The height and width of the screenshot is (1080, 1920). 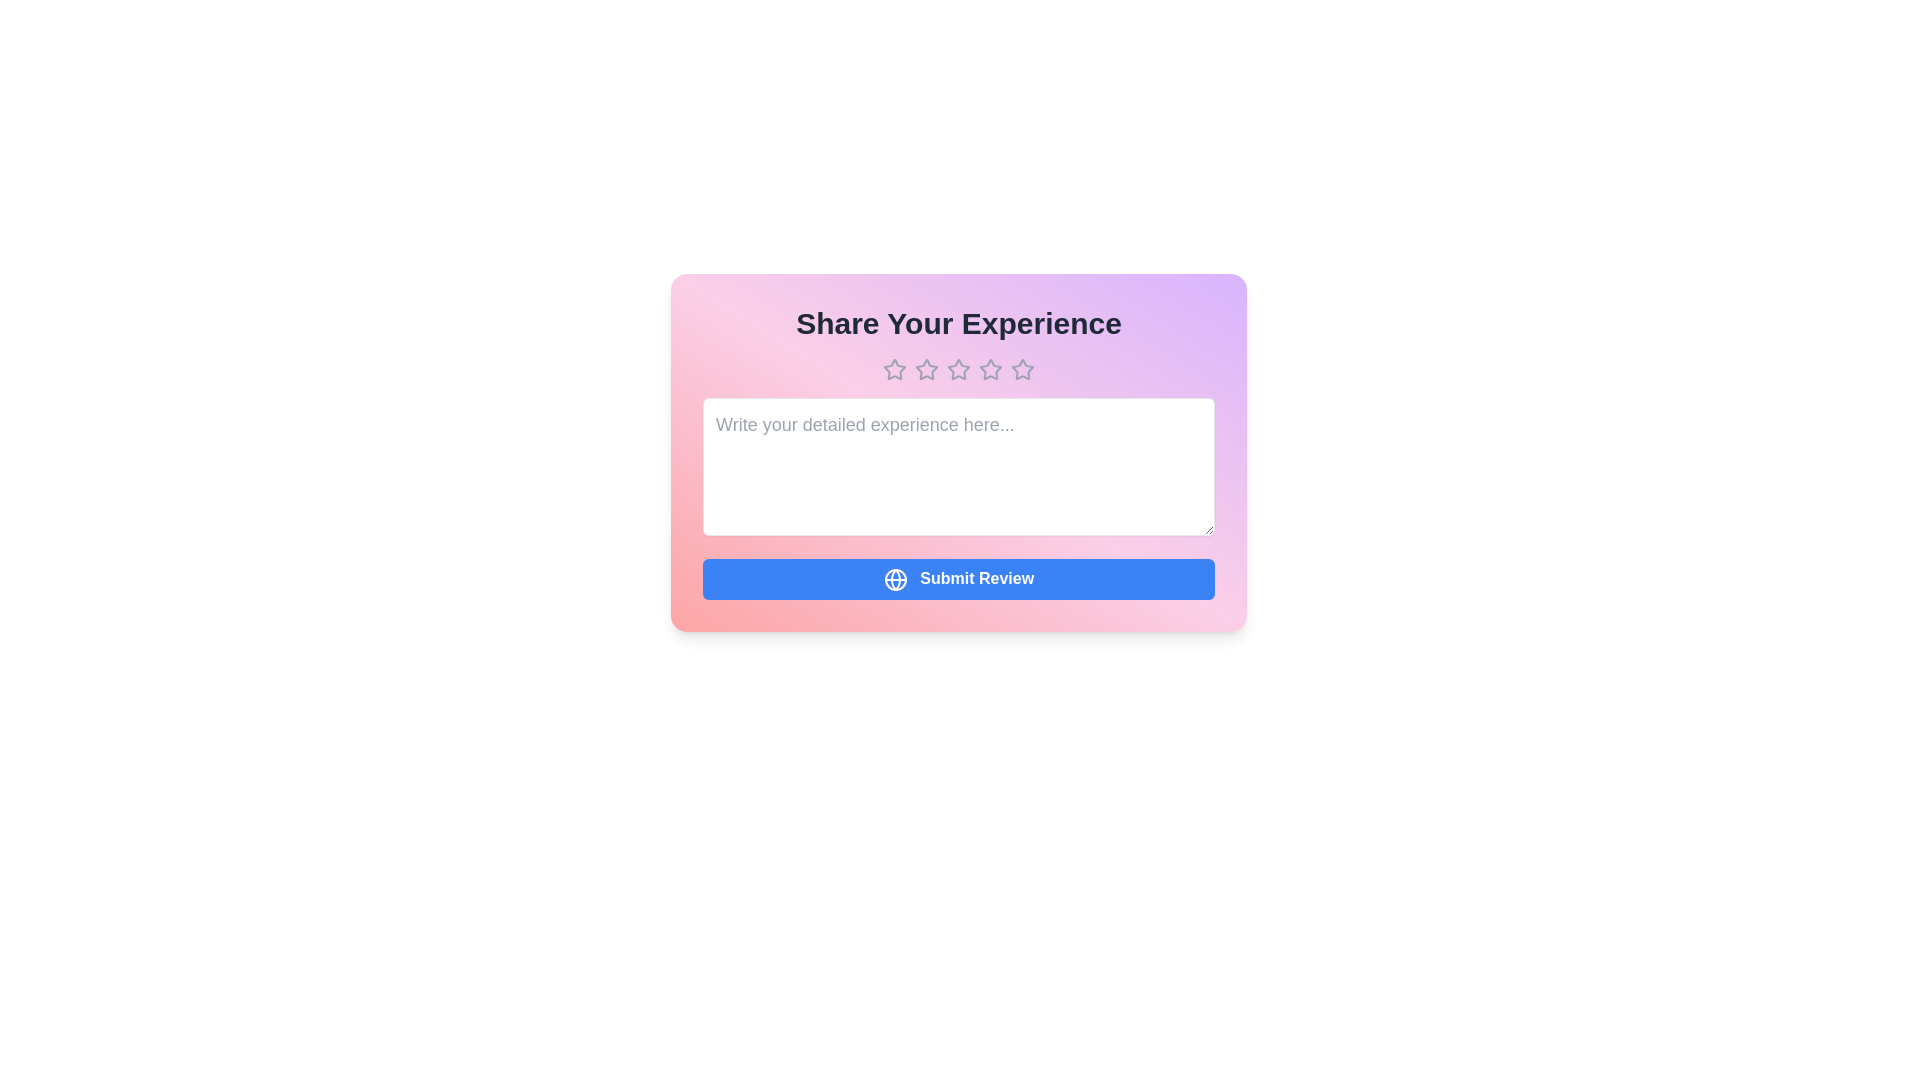 What do you see at coordinates (925, 370) in the screenshot?
I see `the star corresponding to 2 stars to preview the rating` at bounding box center [925, 370].